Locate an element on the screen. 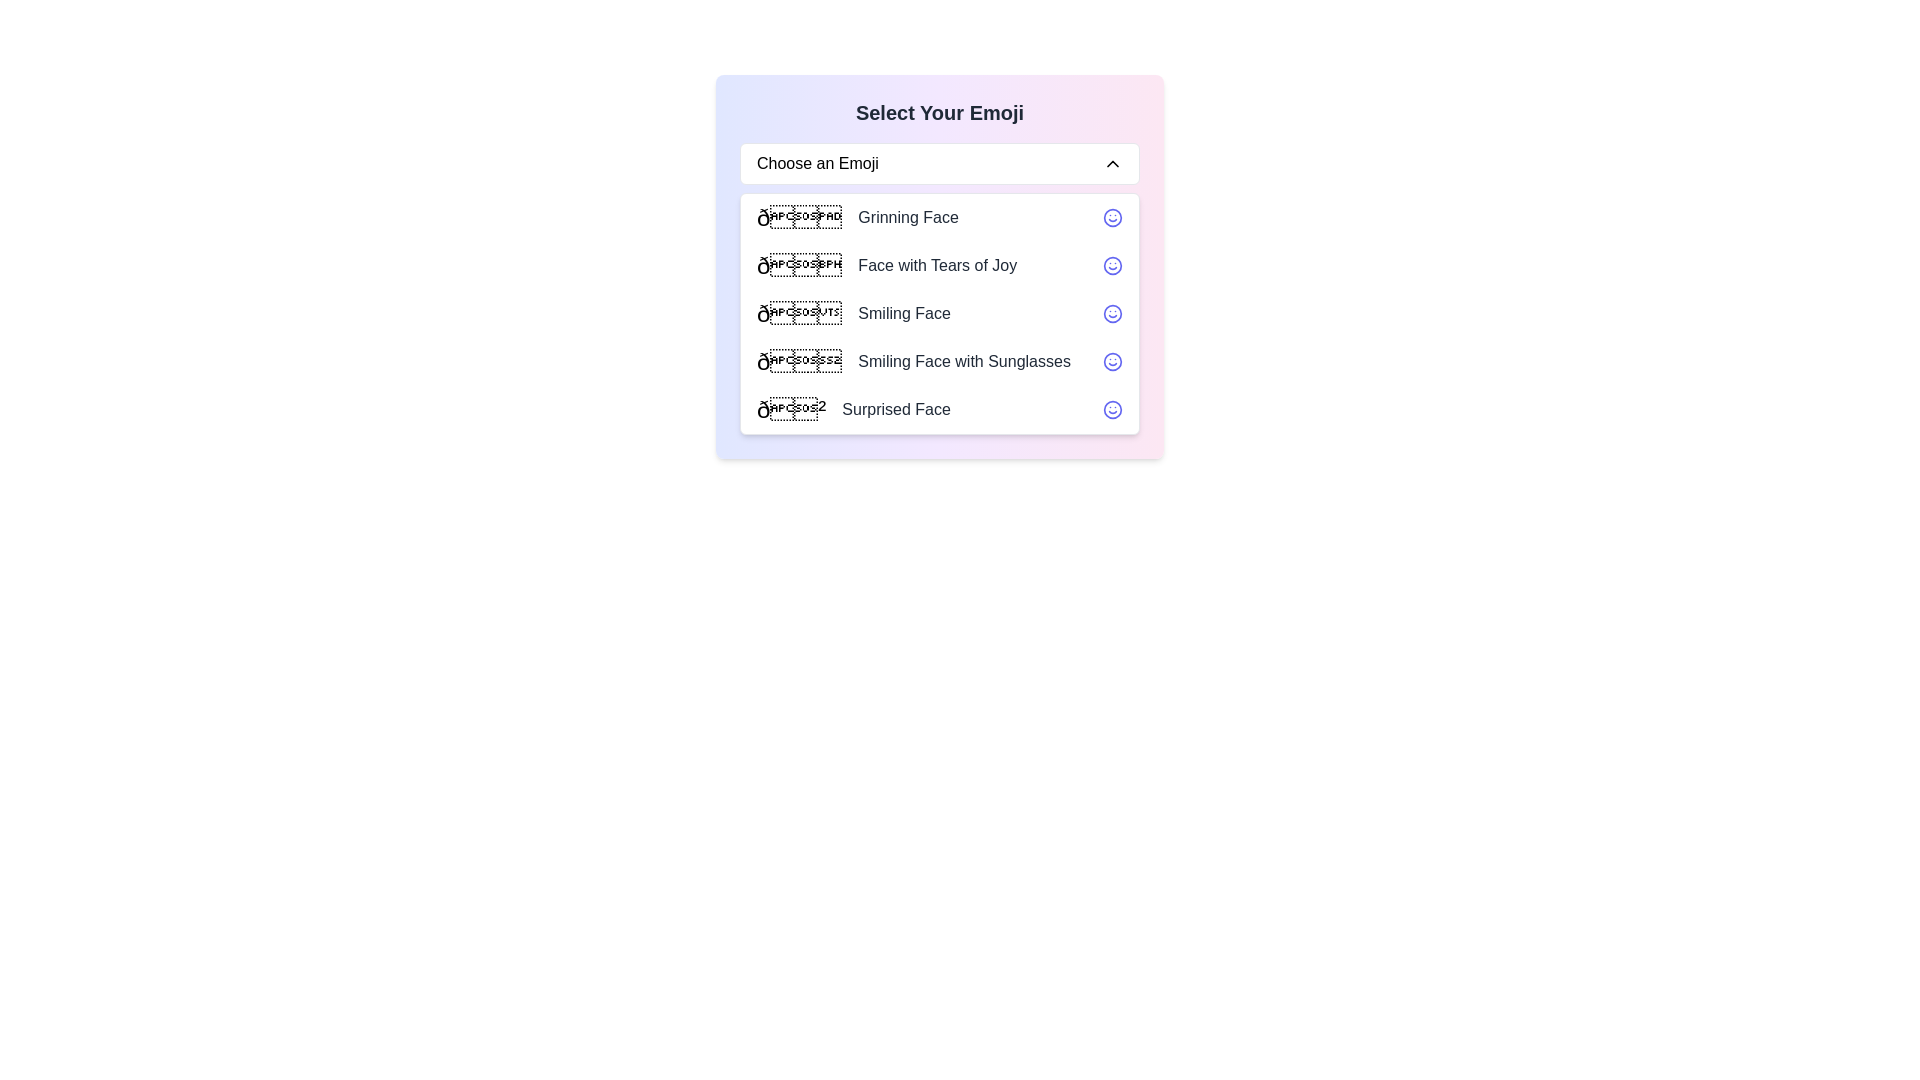  the first item in the emoji selection list representing the 'Grinning Face' emoji is located at coordinates (857, 218).